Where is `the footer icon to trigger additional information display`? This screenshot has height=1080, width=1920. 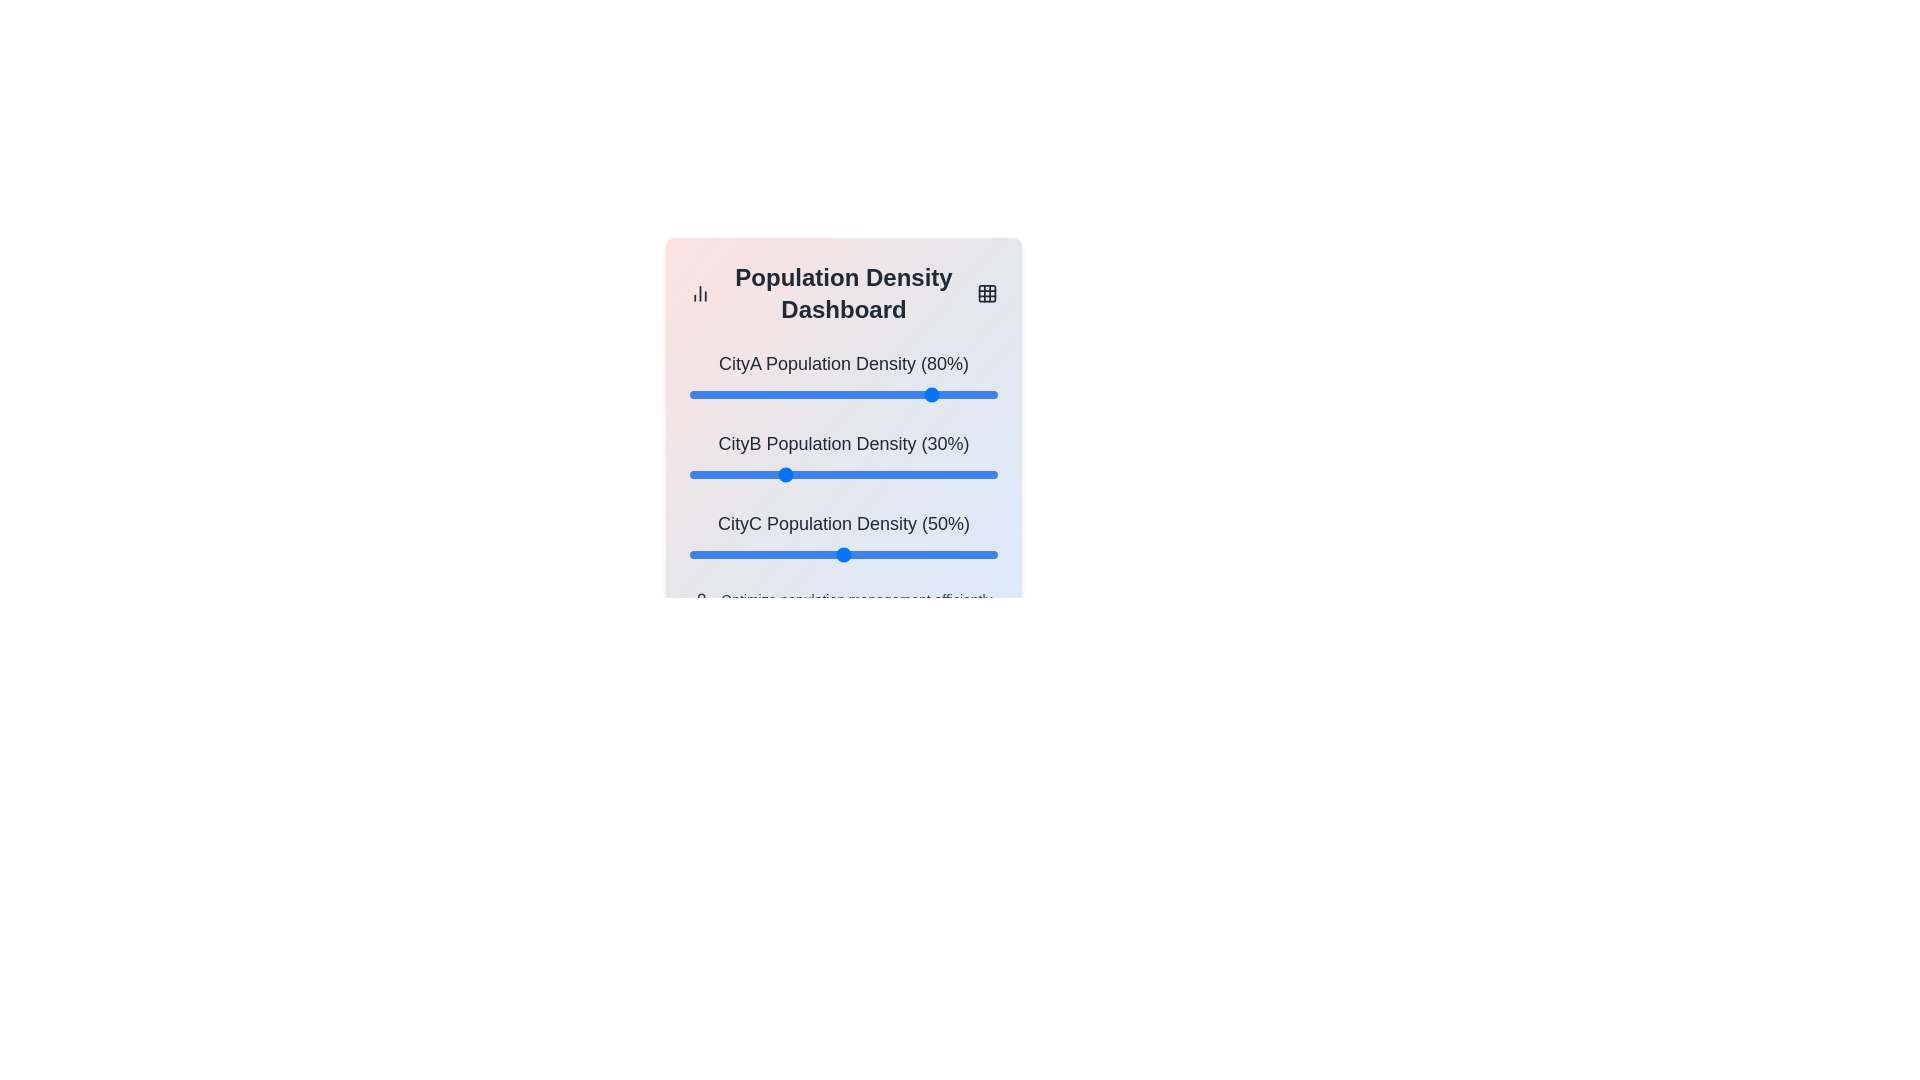
the footer icon to trigger additional information display is located at coordinates (704, 600).